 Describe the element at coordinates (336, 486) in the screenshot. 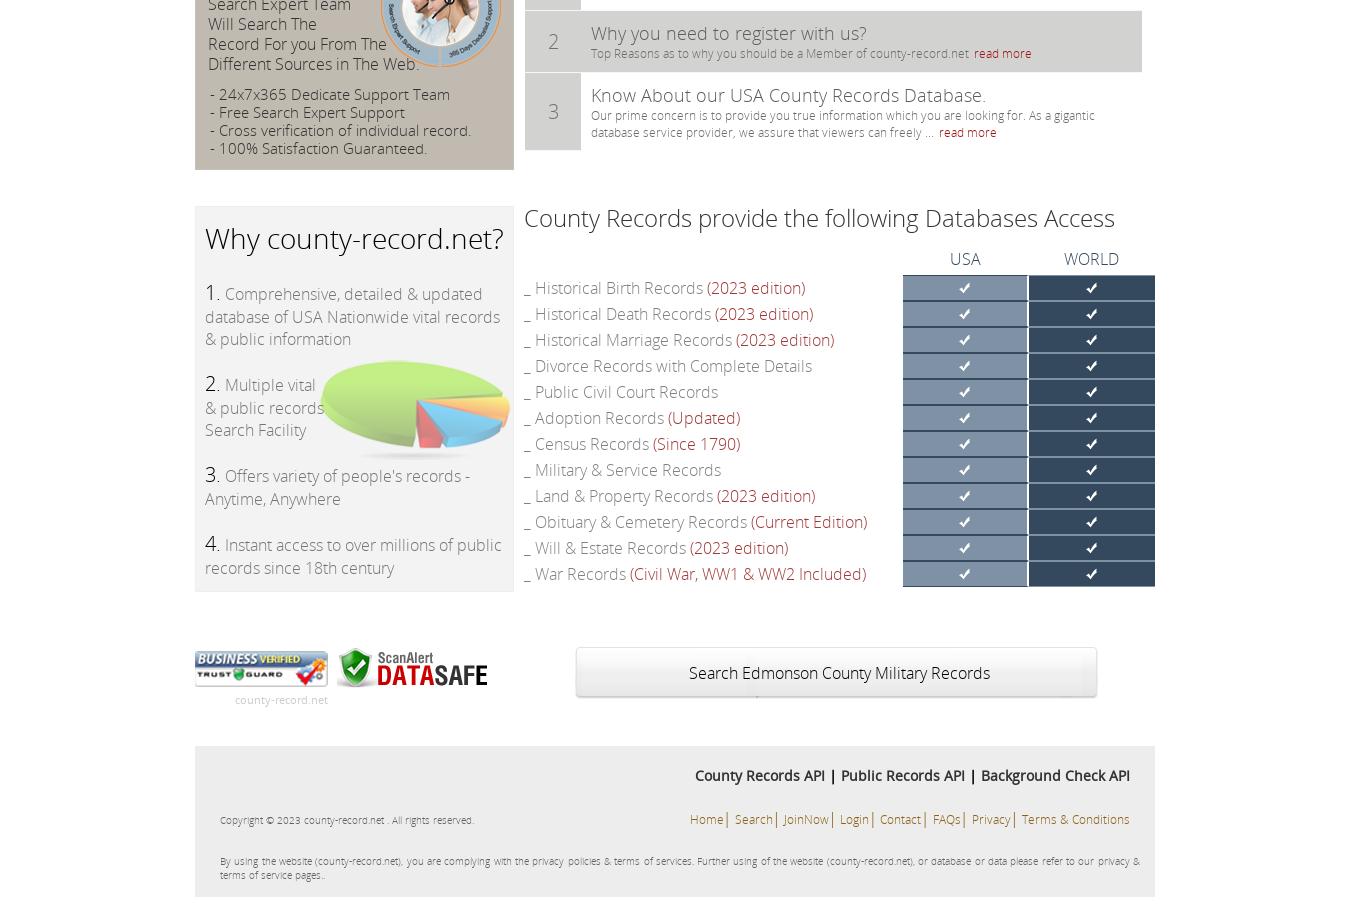

I see `'Offers variety of people's records - Anytime, Anywhere'` at that location.